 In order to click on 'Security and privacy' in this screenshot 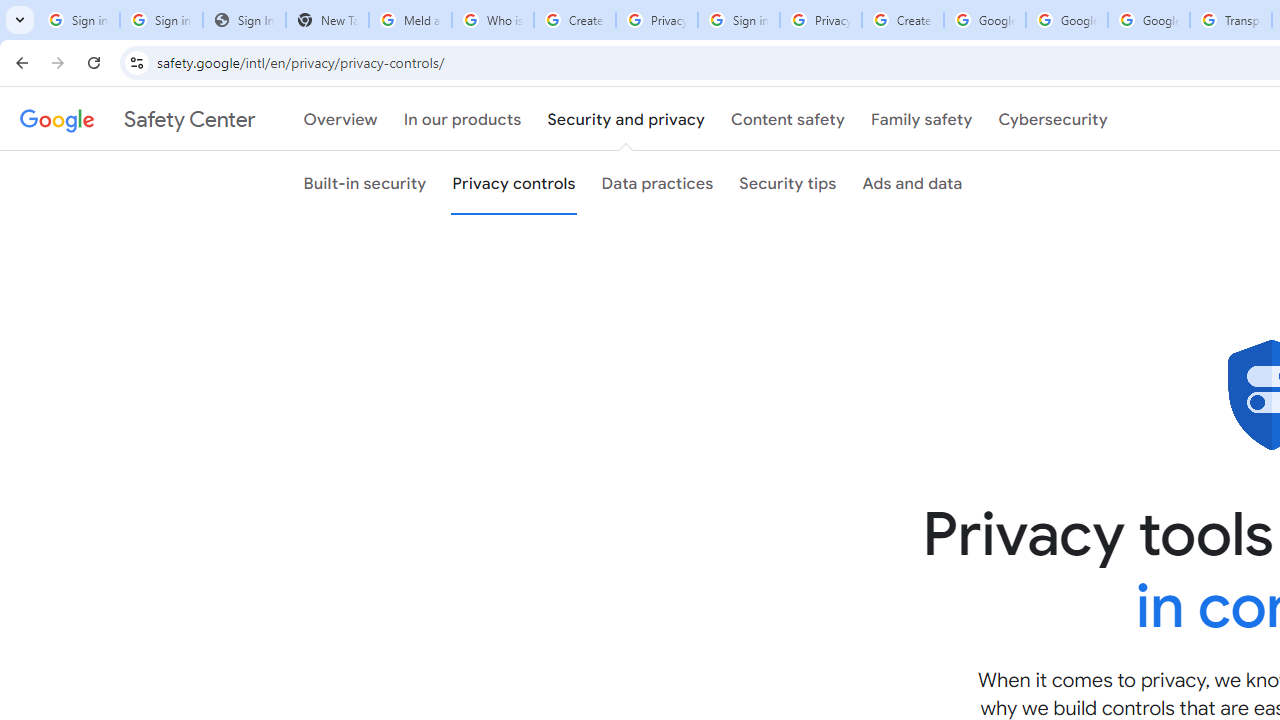, I will do `click(625, 119)`.